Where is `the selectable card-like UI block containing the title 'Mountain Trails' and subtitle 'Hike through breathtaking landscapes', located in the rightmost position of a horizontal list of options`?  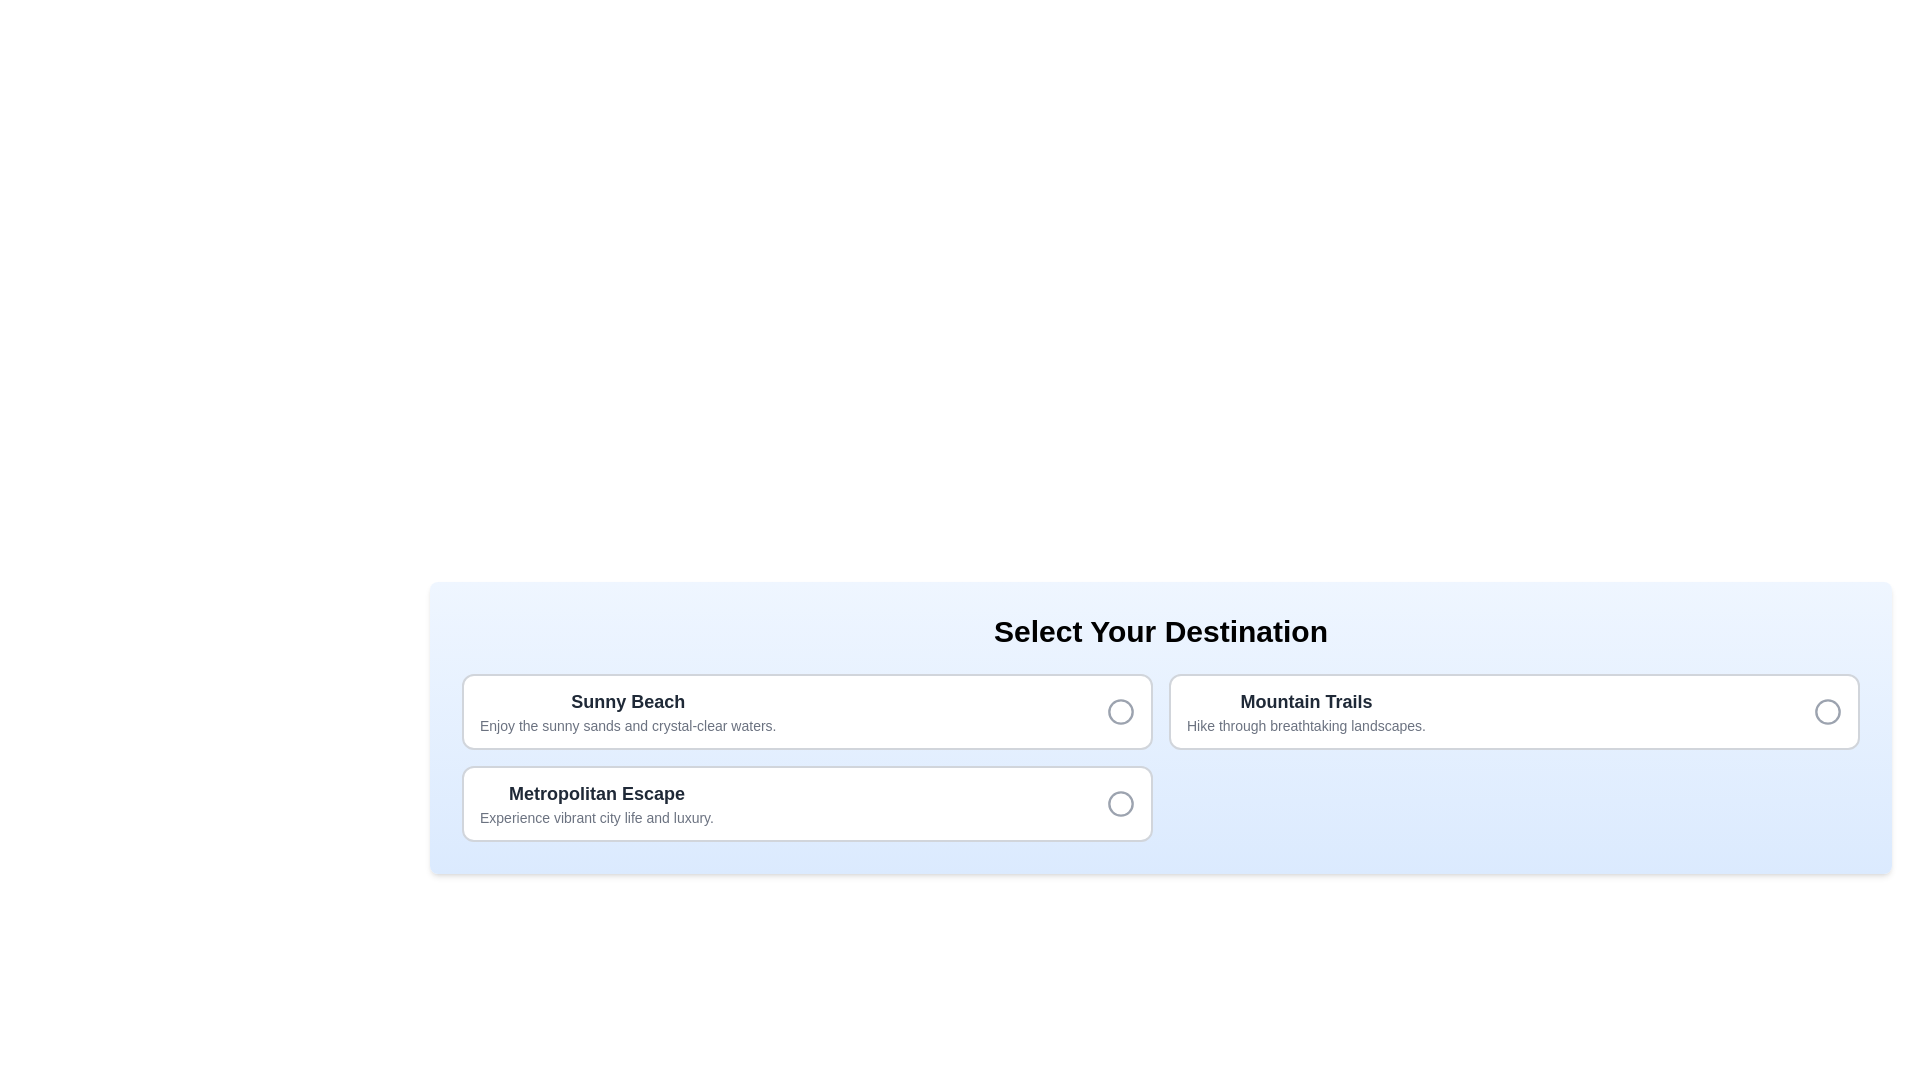
the selectable card-like UI block containing the title 'Mountain Trails' and subtitle 'Hike through breathtaking landscapes', located in the rightmost position of a horizontal list of options is located at coordinates (1306, 711).